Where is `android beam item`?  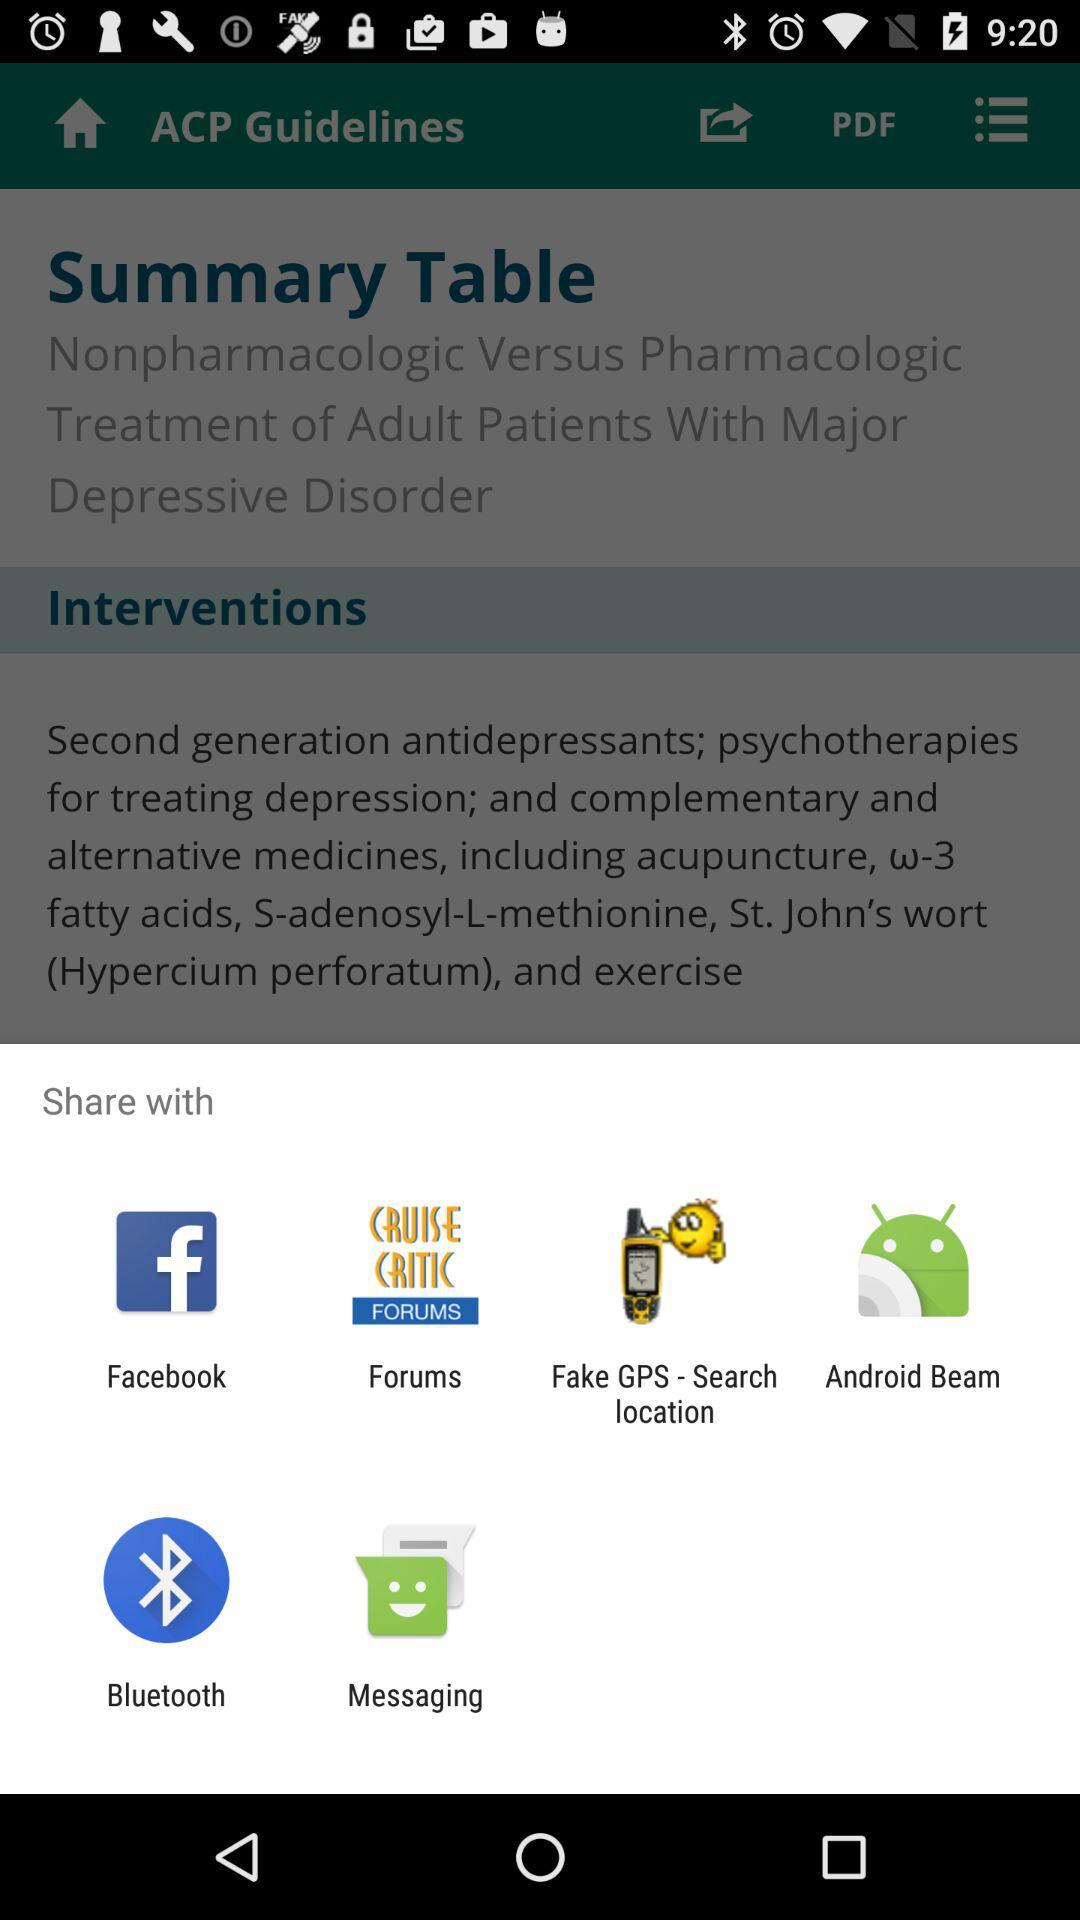 android beam item is located at coordinates (913, 1392).